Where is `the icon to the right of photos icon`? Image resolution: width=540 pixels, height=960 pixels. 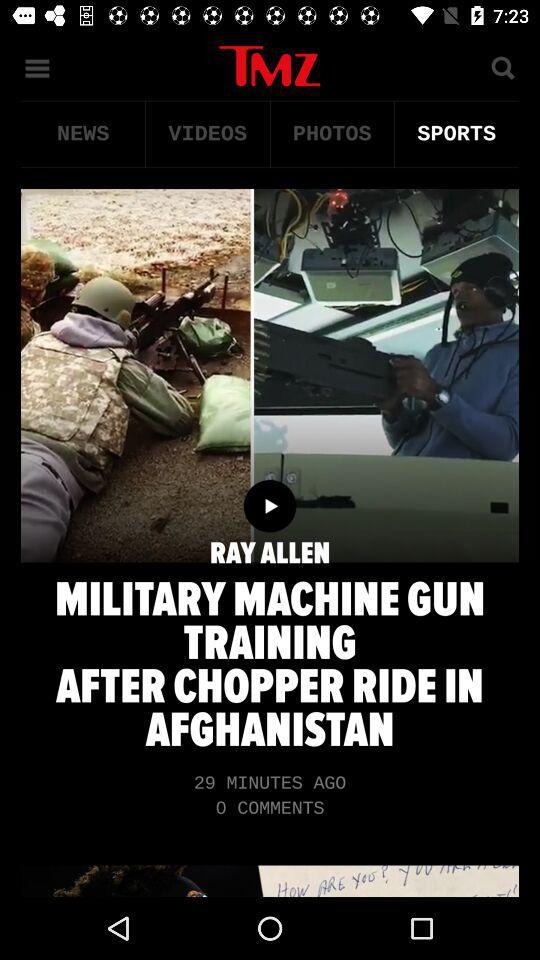 the icon to the right of photos icon is located at coordinates (456, 133).